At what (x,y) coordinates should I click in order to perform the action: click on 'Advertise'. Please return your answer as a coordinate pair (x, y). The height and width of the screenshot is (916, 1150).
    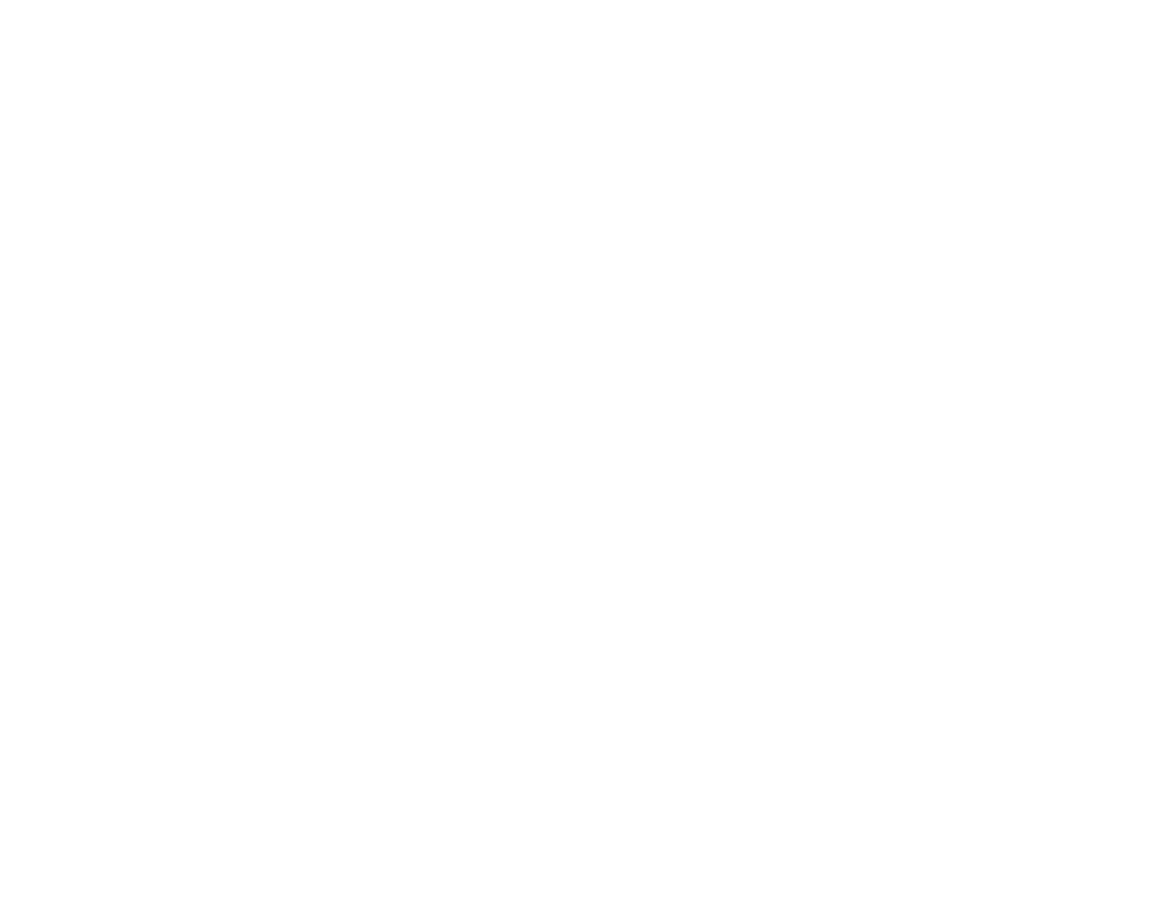
    Looking at the image, I should click on (283, 736).